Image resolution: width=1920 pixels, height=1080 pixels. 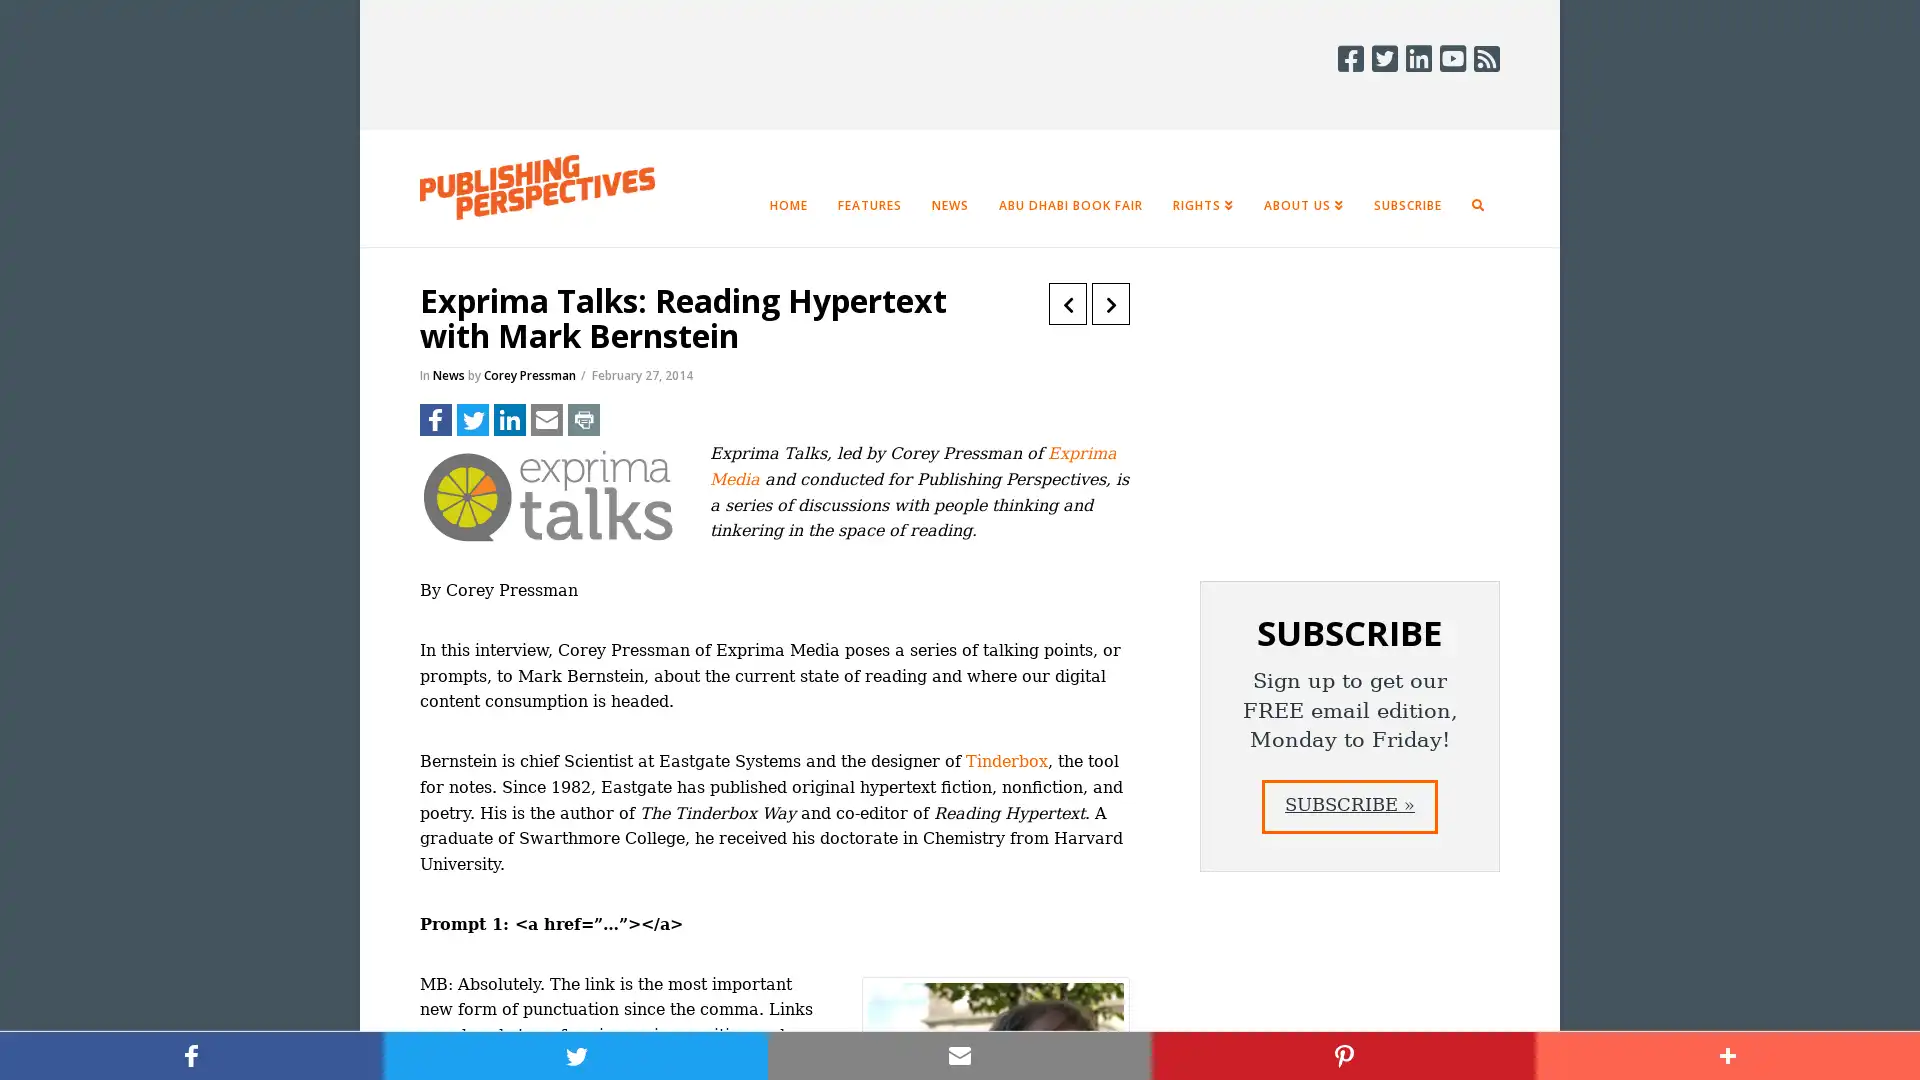 What do you see at coordinates (472, 419) in the screenshot?
I see `Share to Twitter` at bounding box center [472, 419].